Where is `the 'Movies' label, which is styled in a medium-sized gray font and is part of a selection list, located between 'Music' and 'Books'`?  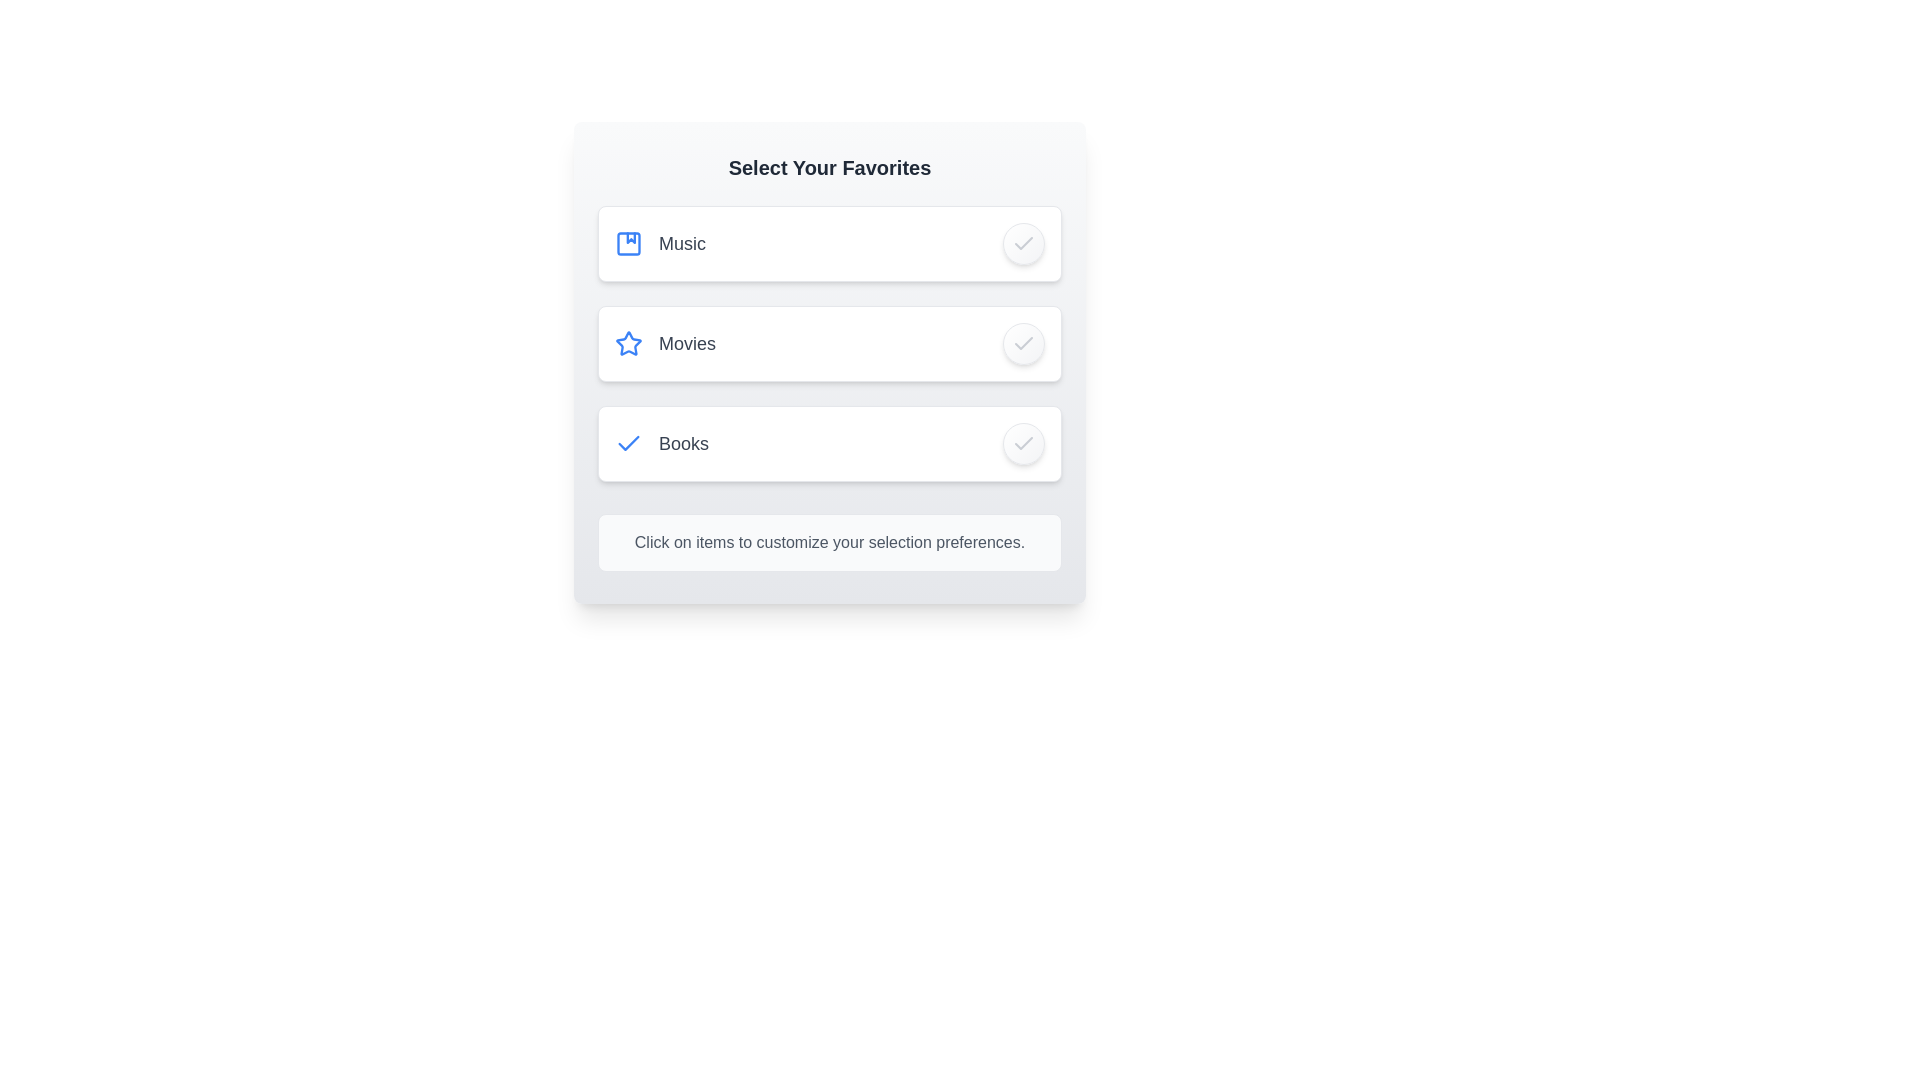
the 'Movies' label, which is styled in a medium-sized gray font and is part of a selection list, located between 'Music' and 'Books' is located at coordinates (687, 342).